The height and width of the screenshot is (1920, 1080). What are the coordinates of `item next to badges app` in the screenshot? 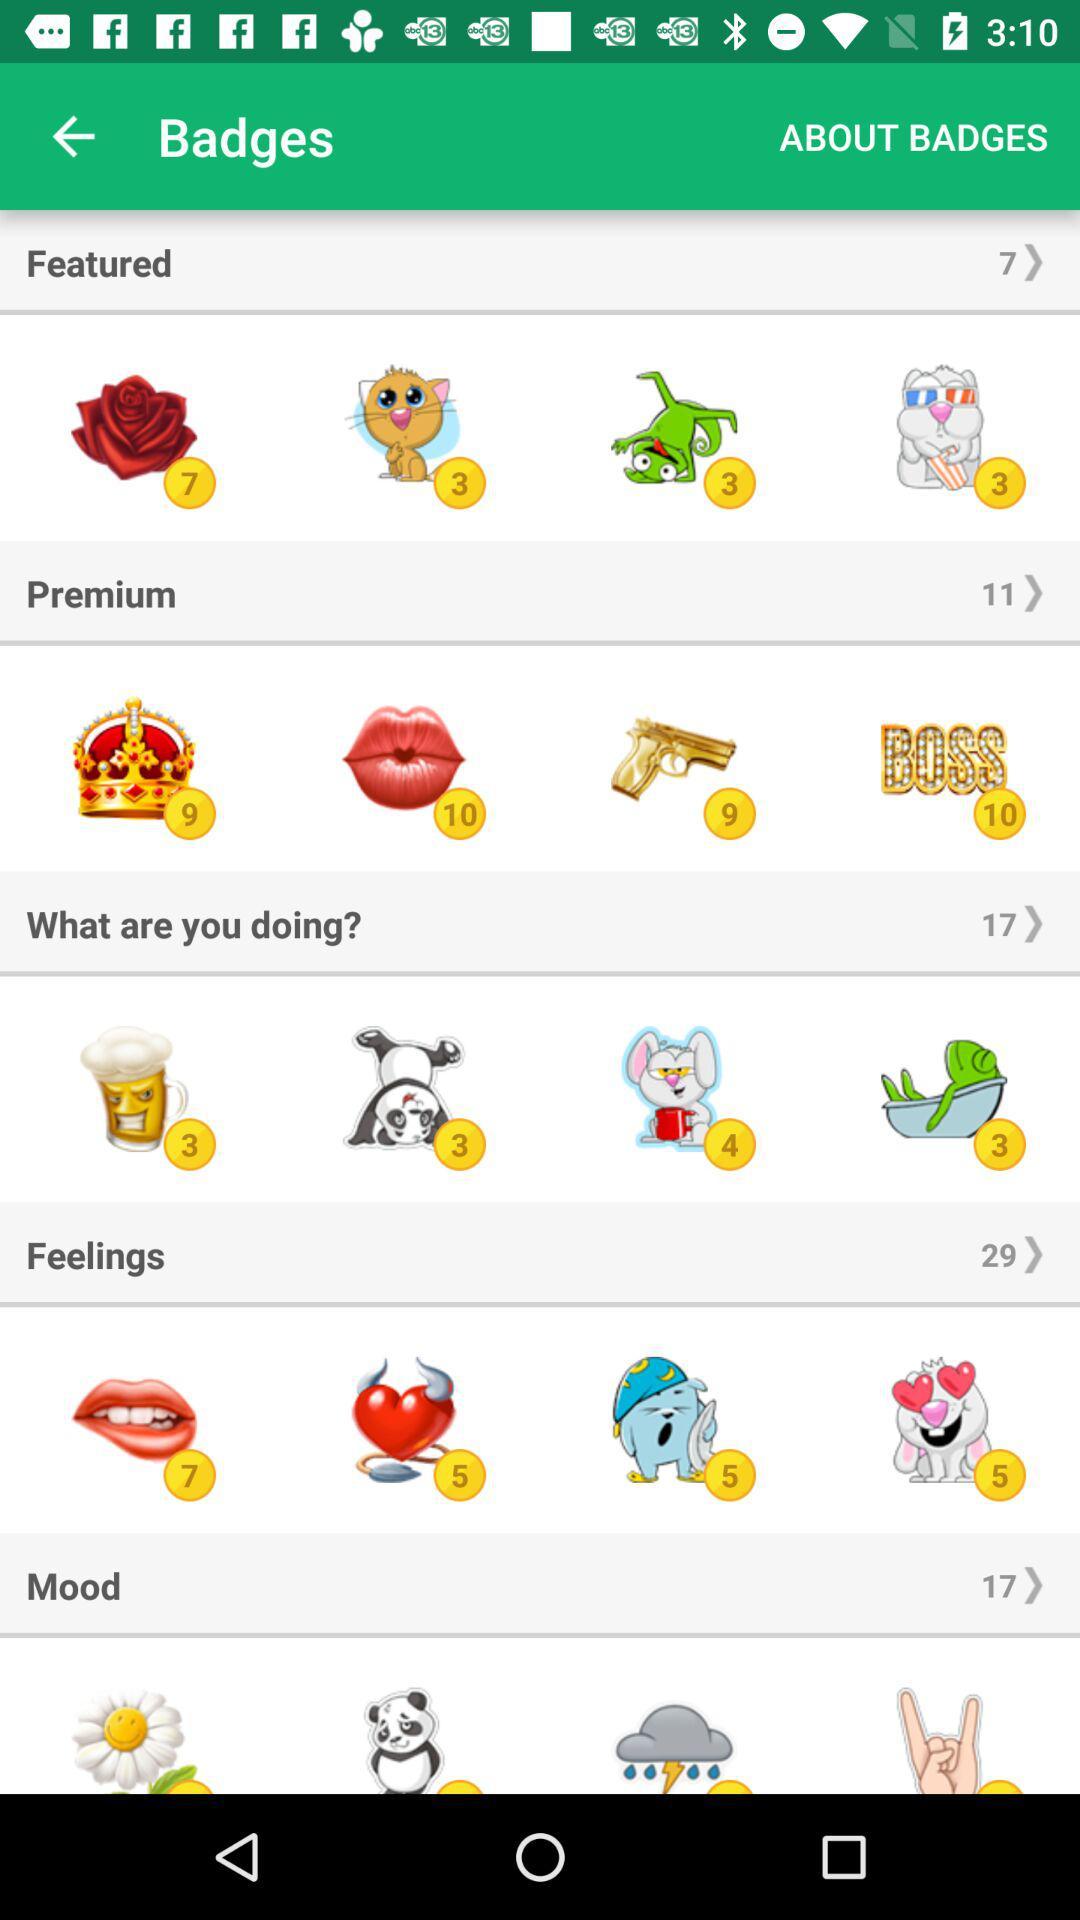 It's located at (72, 135).